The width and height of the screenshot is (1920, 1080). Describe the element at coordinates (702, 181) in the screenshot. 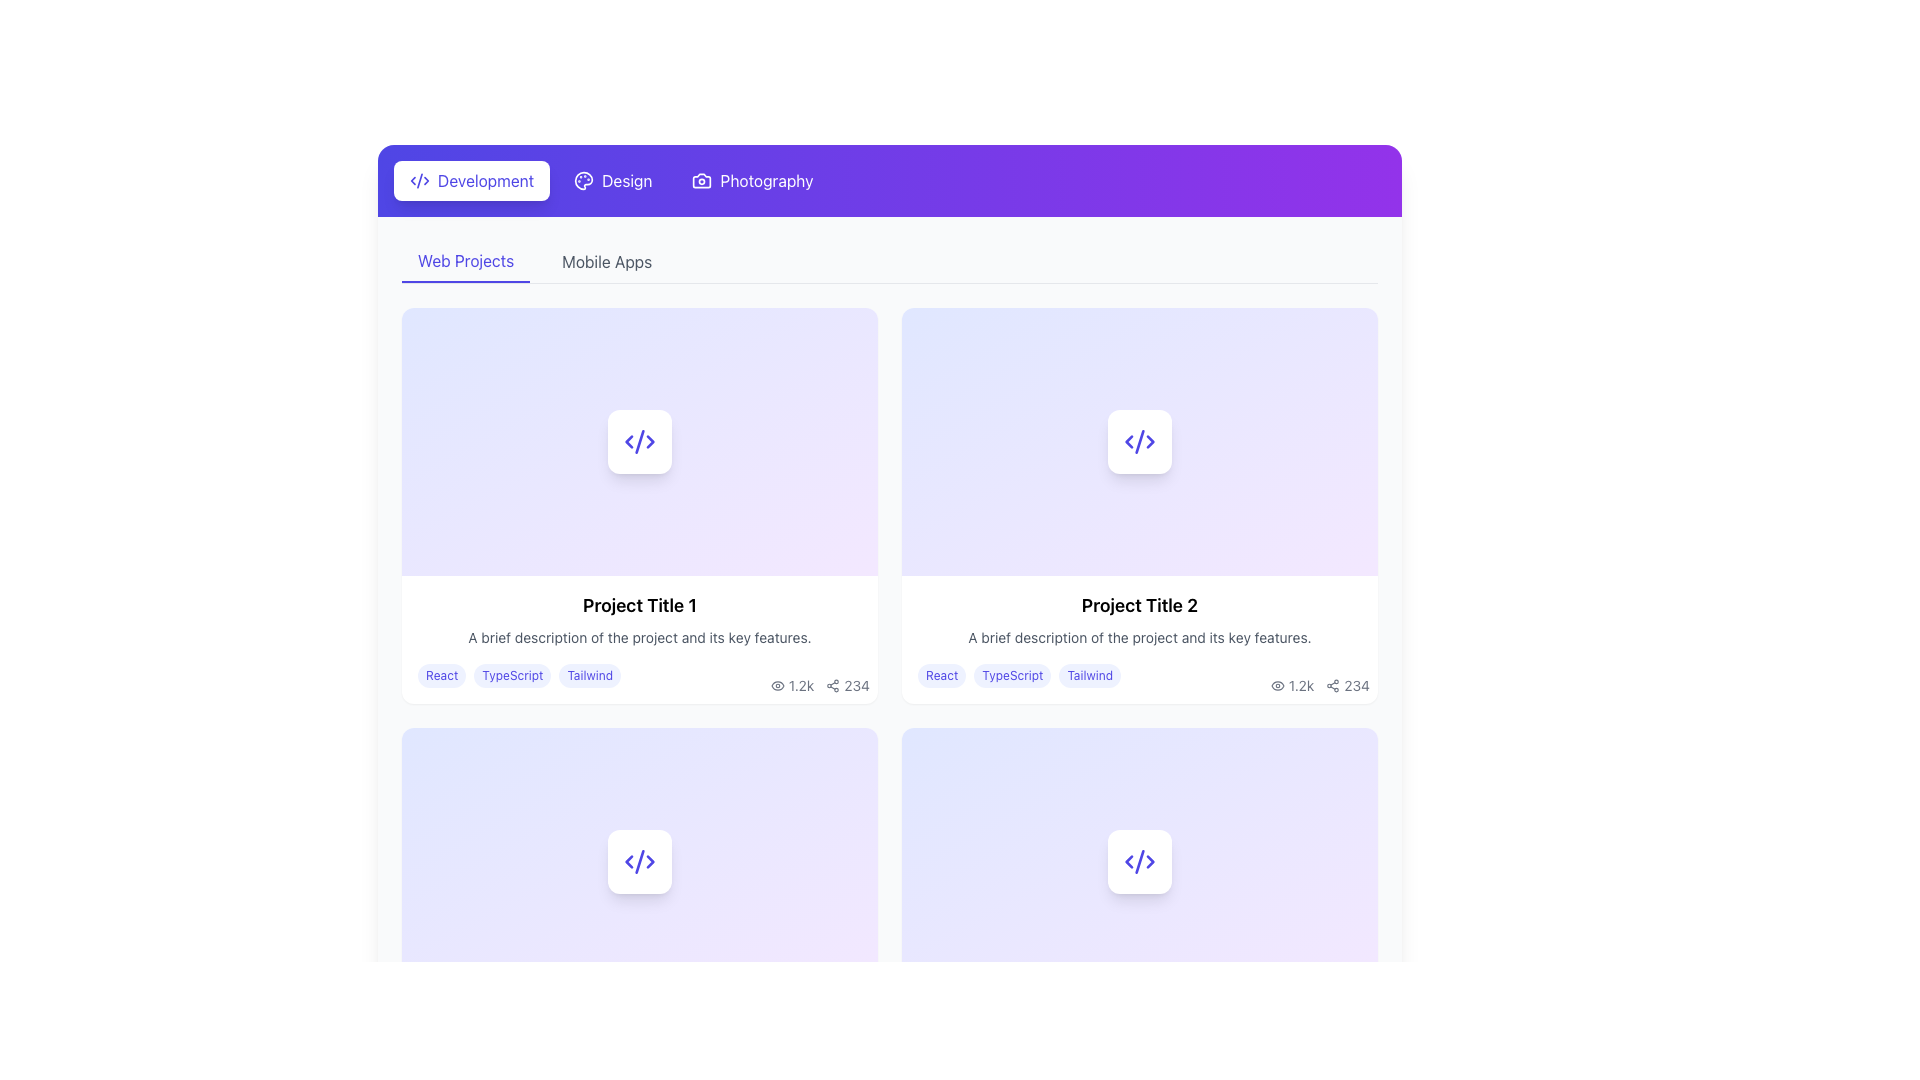

I see `the third SVG icon in the navigation bar that resembles a camera` at that location.